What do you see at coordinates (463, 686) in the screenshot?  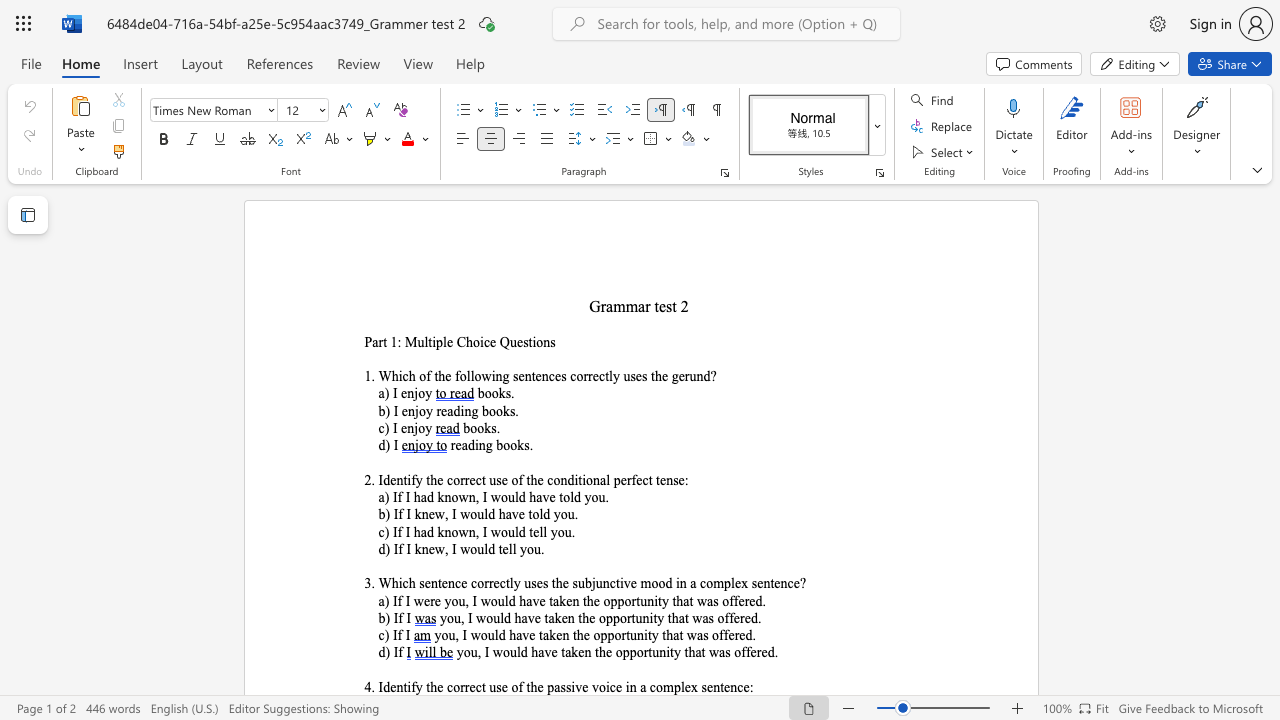 I see `the subset text "rect use of the" within the text "the correct use of the passive voice in a complex sentence:"` at bounding box center [463, 686].